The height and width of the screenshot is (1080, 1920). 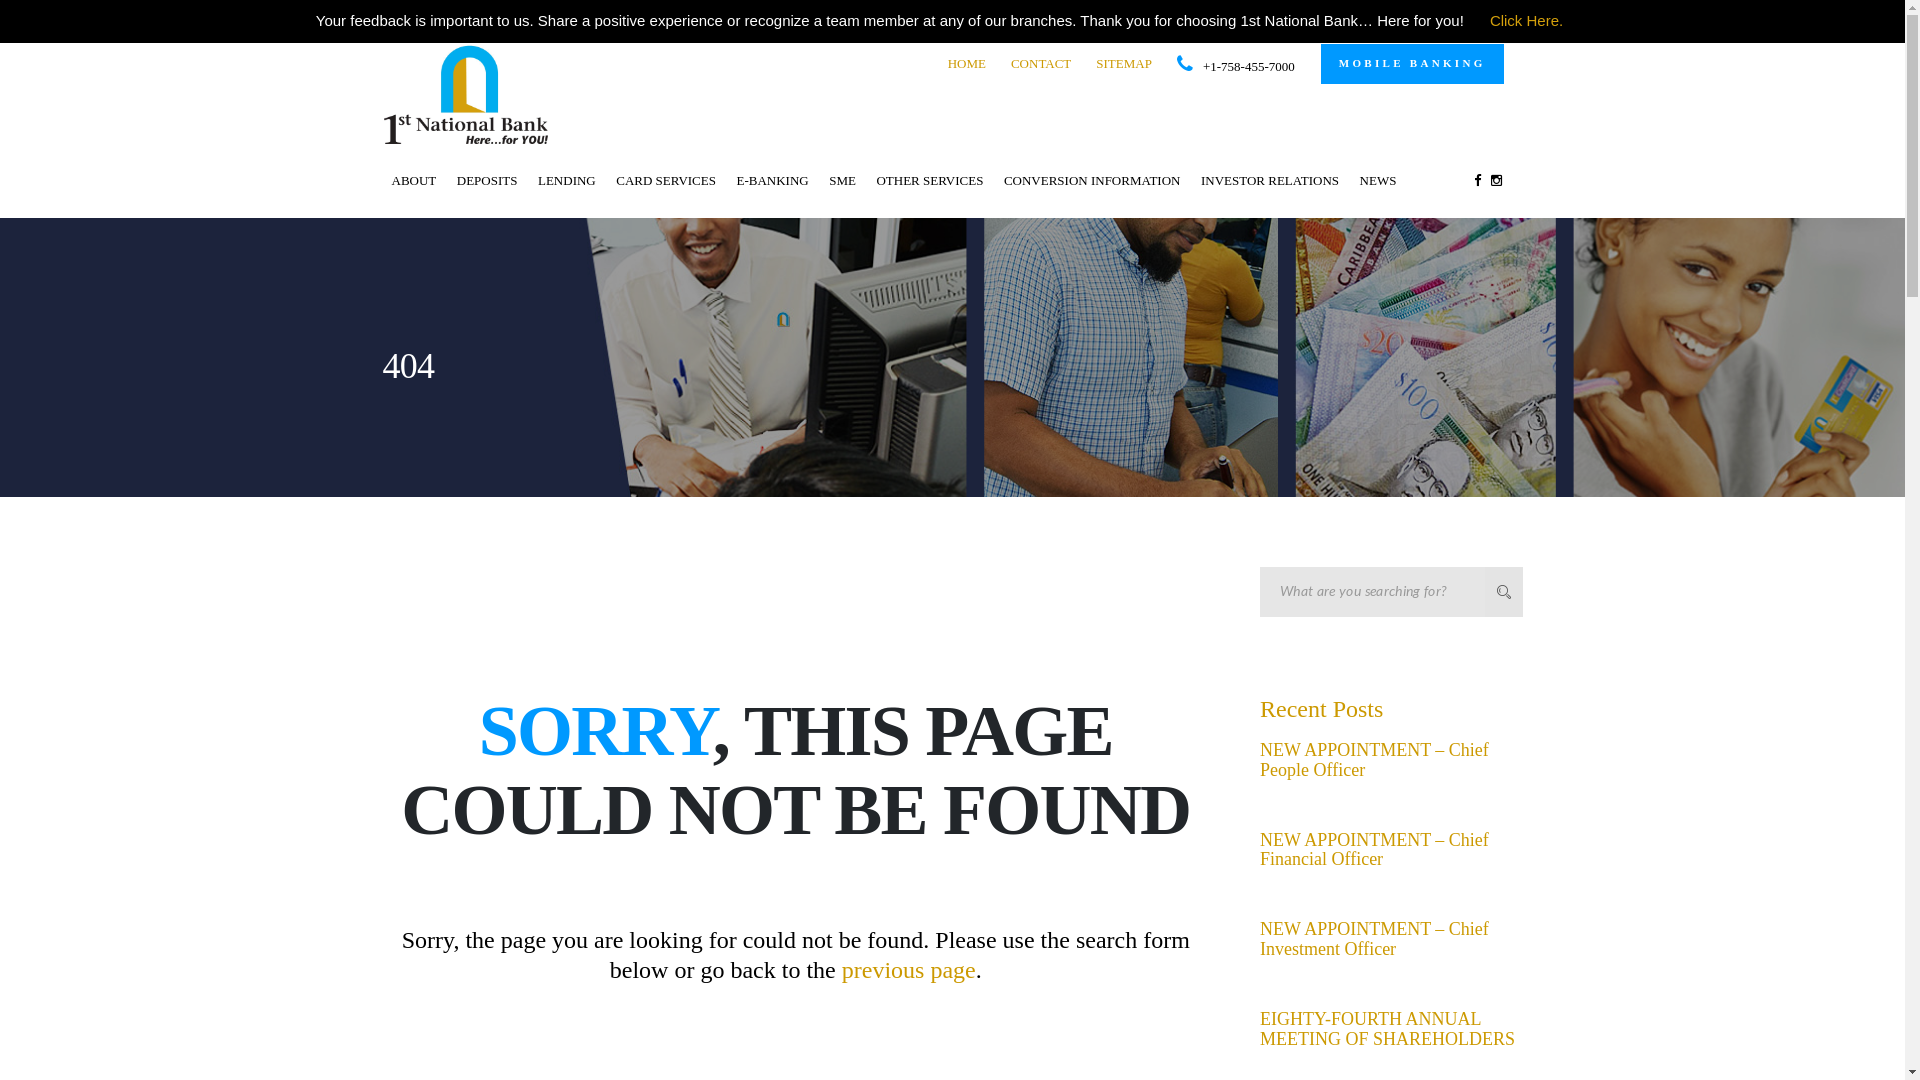 I want to click on 'HOME', so click(x=966, y=62).